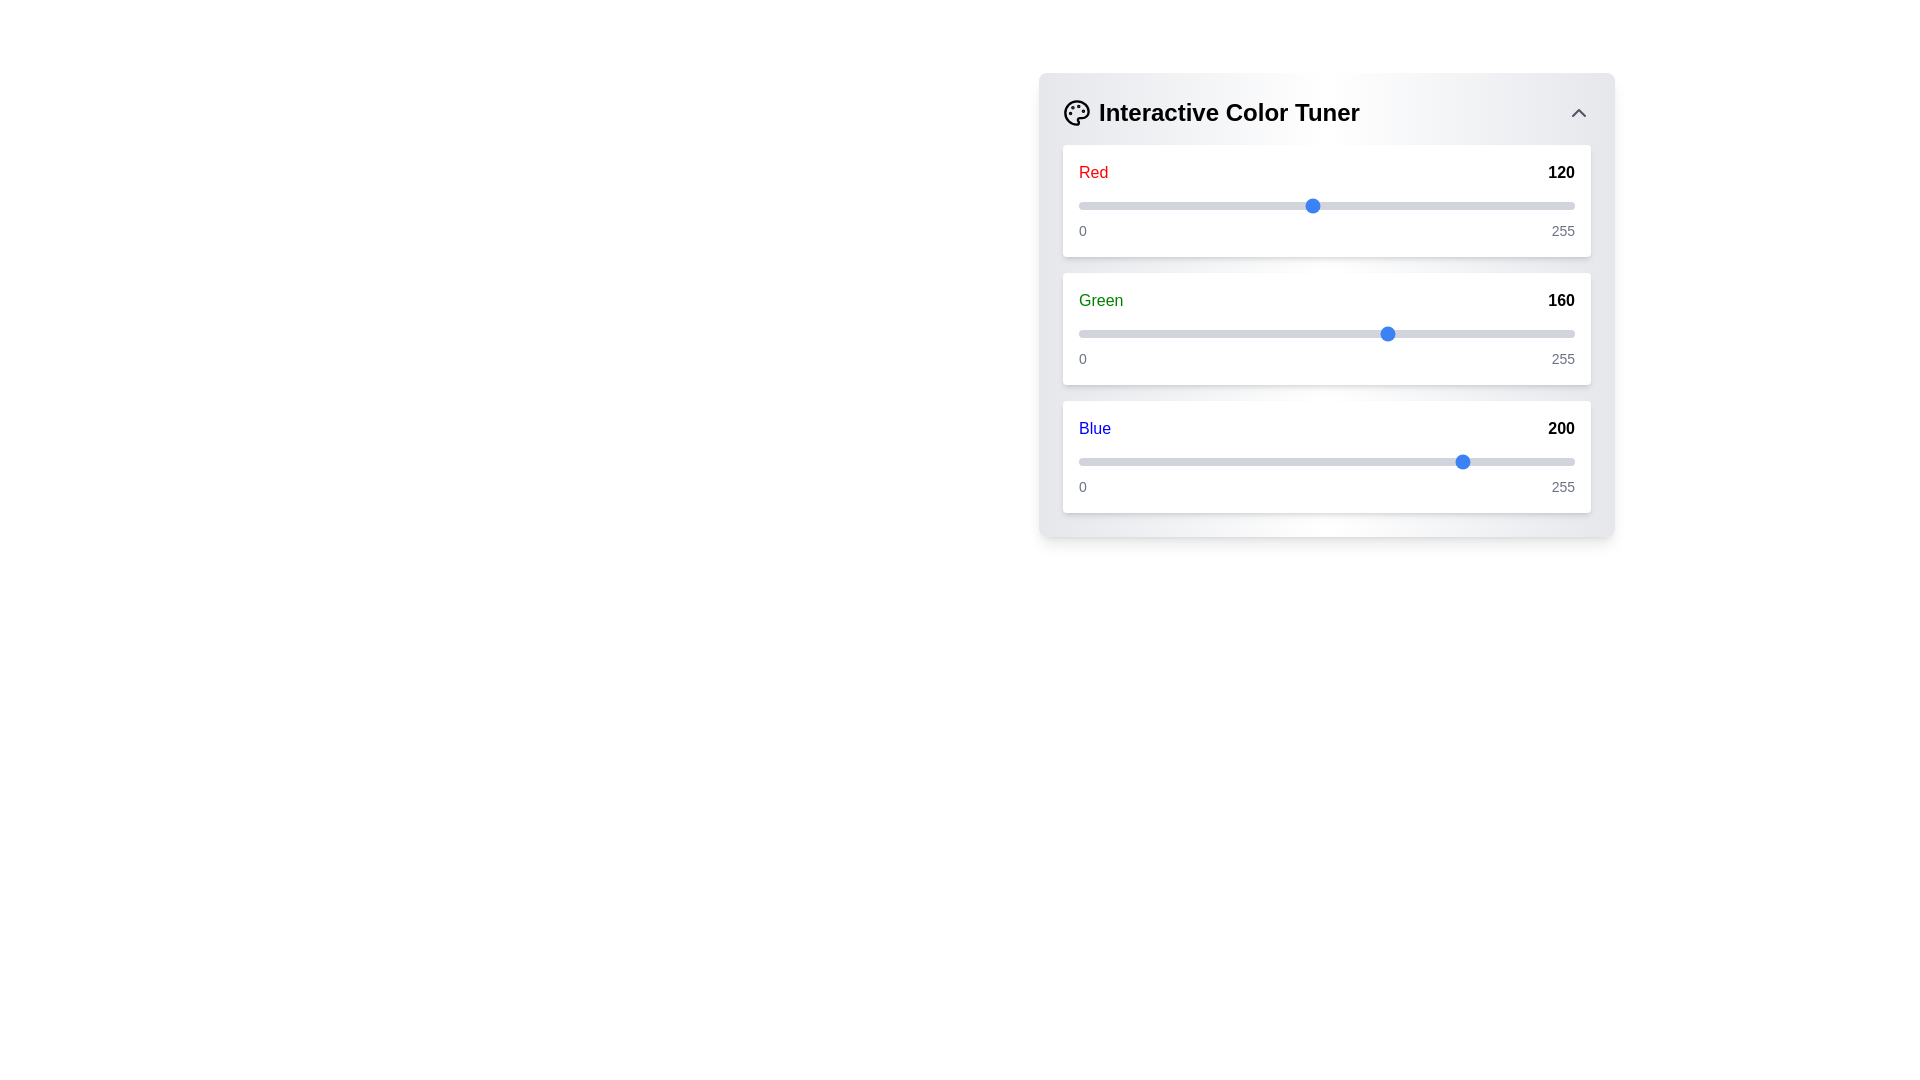 Image resolution: width=1920 pixels, height=1080 pixels. Describe the element at coordinates (1304, 333) in the screenshot. I see `the green color intensity` at that location.